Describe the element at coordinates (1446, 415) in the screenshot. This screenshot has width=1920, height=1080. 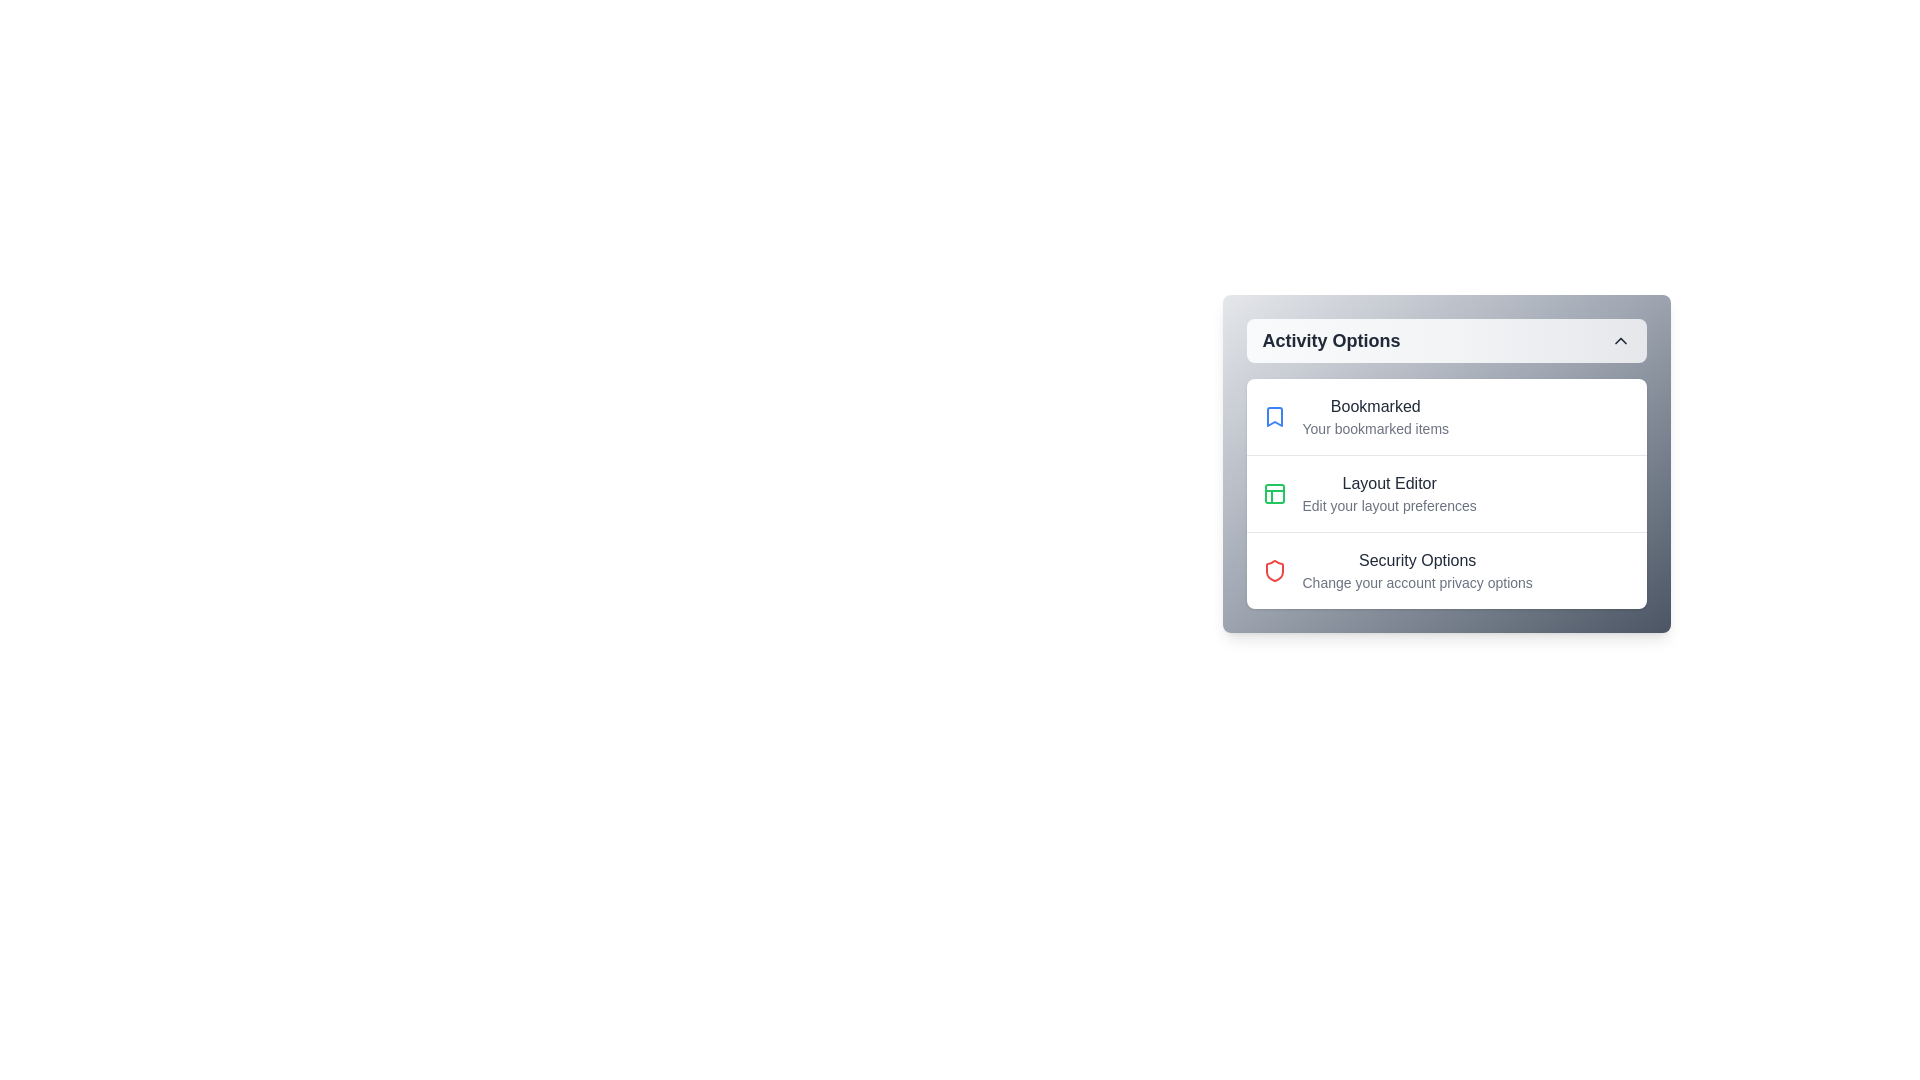
I see `the first item labeled 'Bookmarked' in the 'Activity Options' menu` at that location.